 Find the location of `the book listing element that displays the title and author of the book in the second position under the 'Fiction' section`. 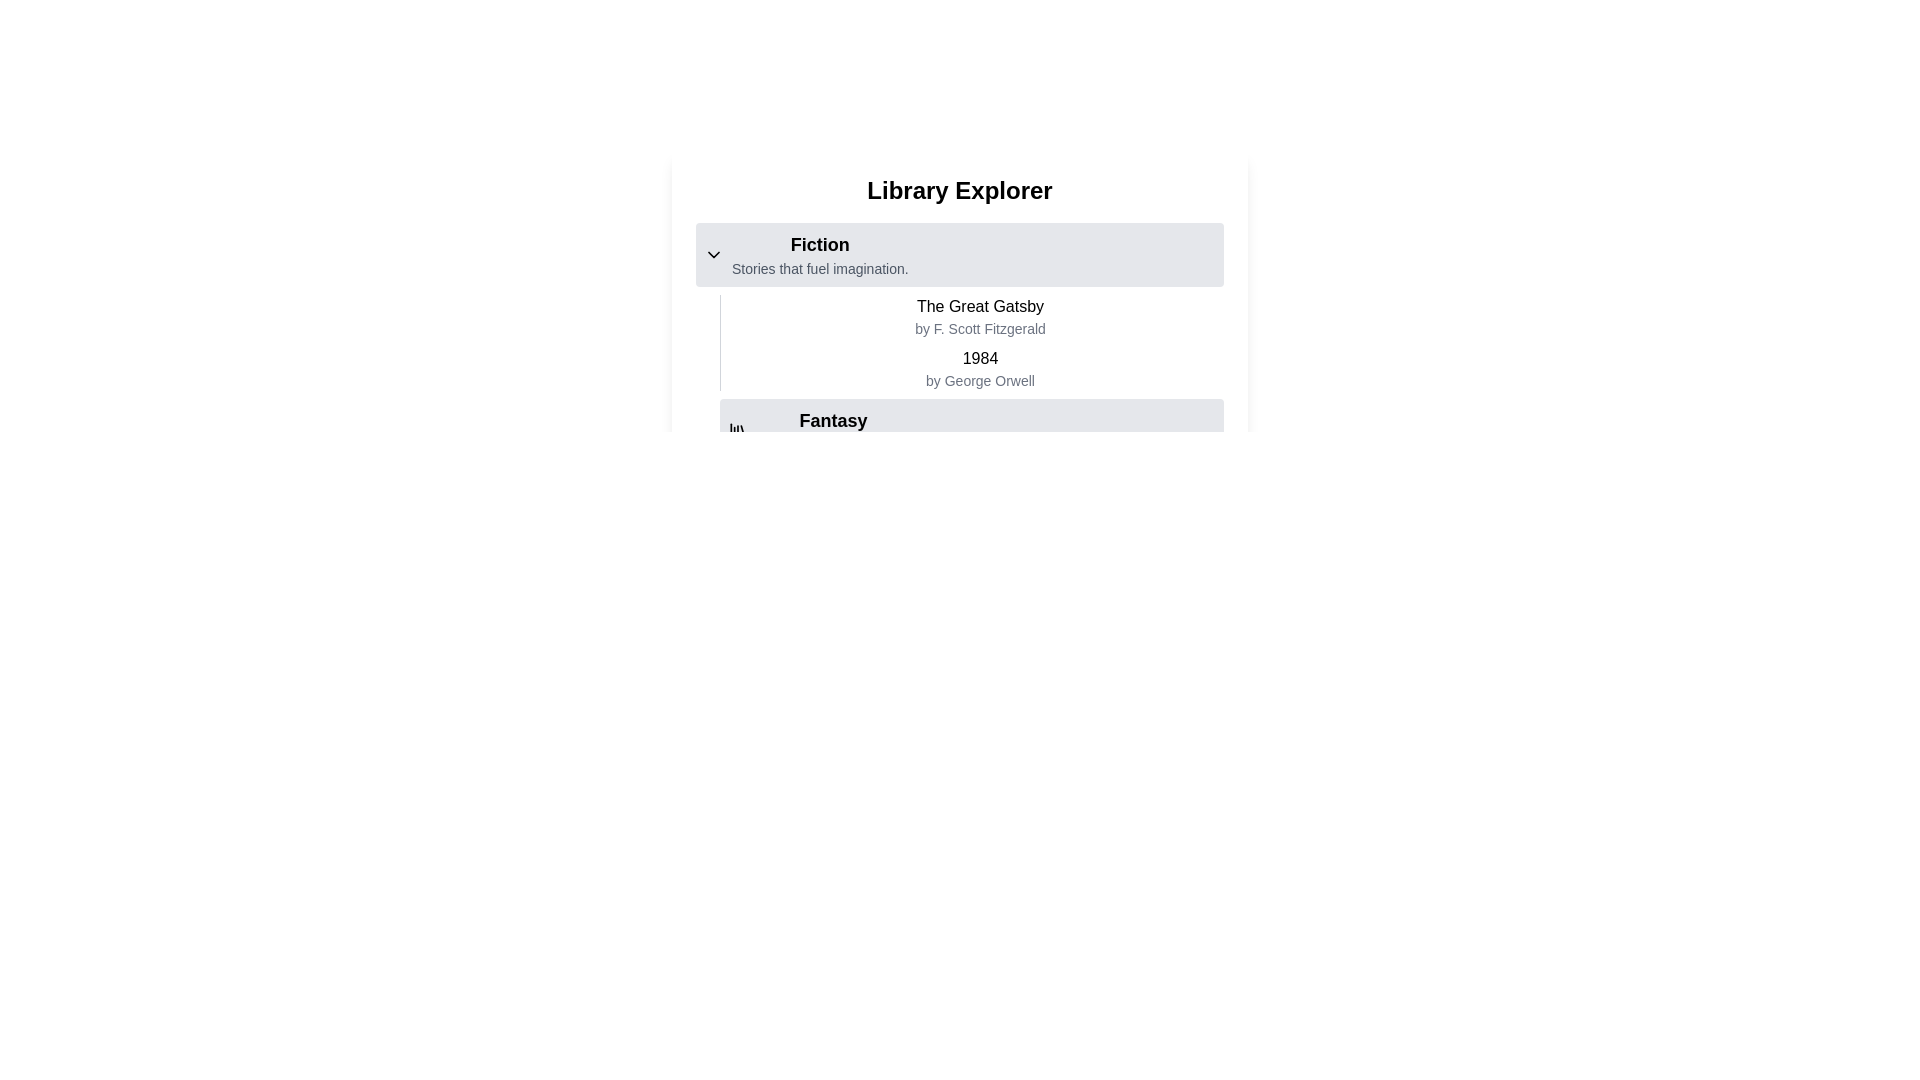

the book listing element that displays the title and author of the book in the second position under the 'Fiction' section is located at coordinates (980, 369).